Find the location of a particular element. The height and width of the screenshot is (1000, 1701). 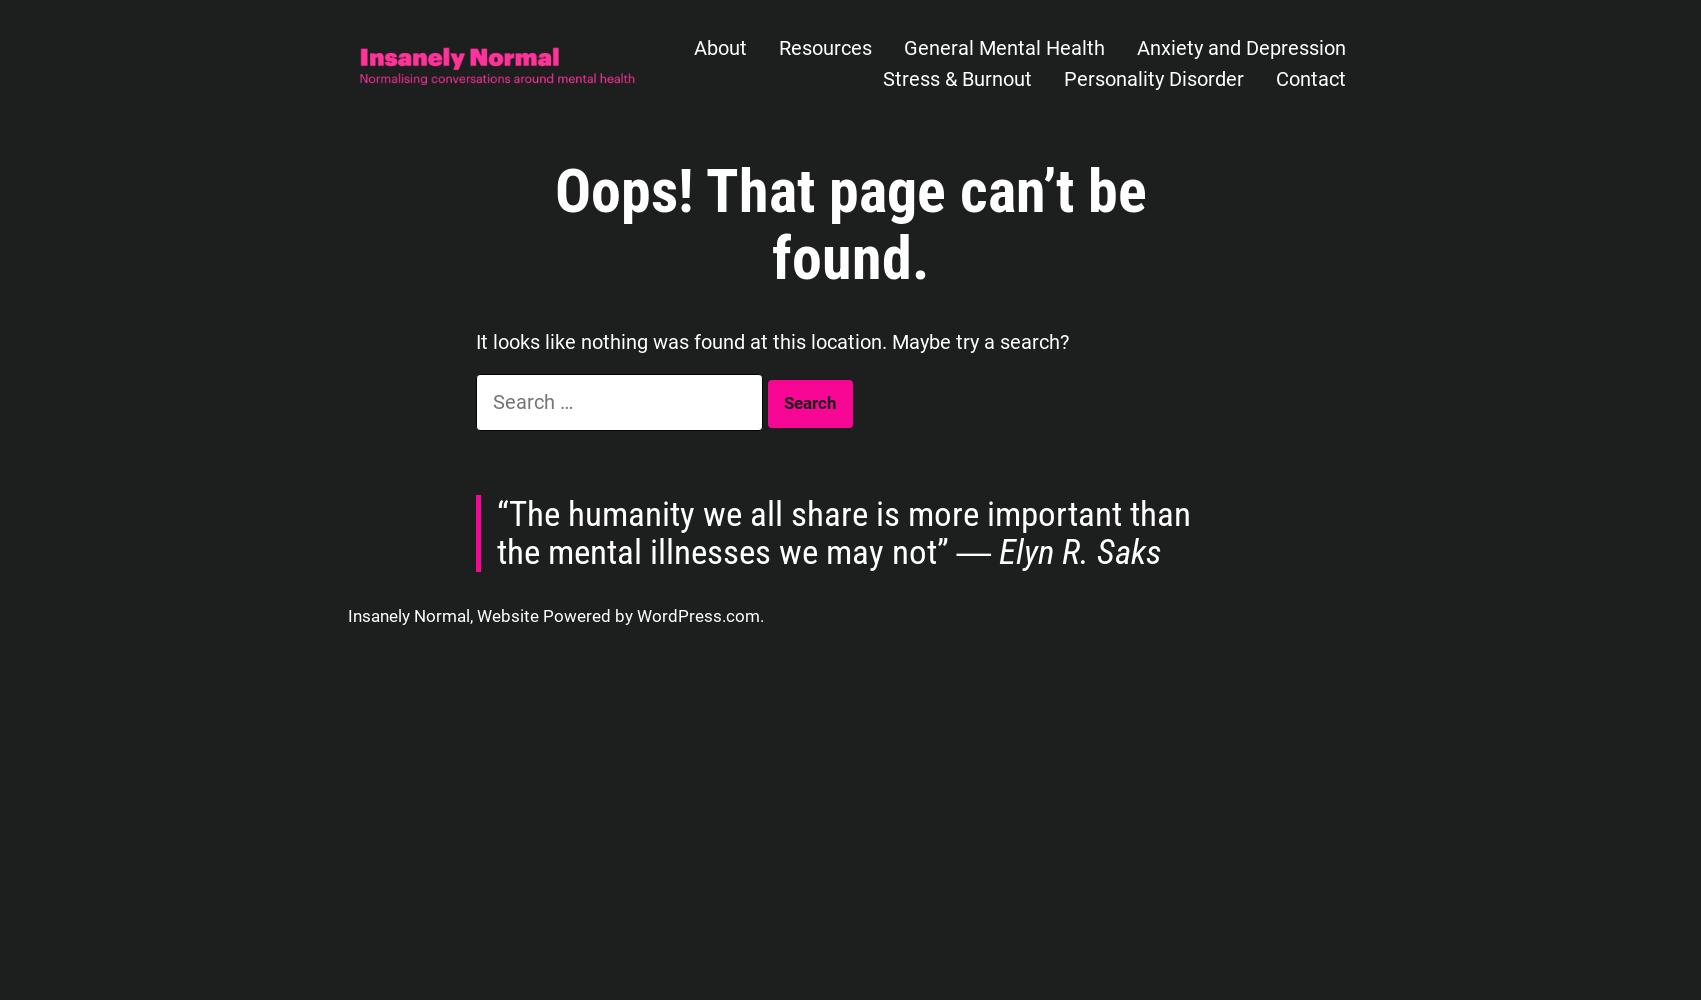

'It looks like nothing was found at this location. Maybe try a search?' is located at coordinates (771, 340).